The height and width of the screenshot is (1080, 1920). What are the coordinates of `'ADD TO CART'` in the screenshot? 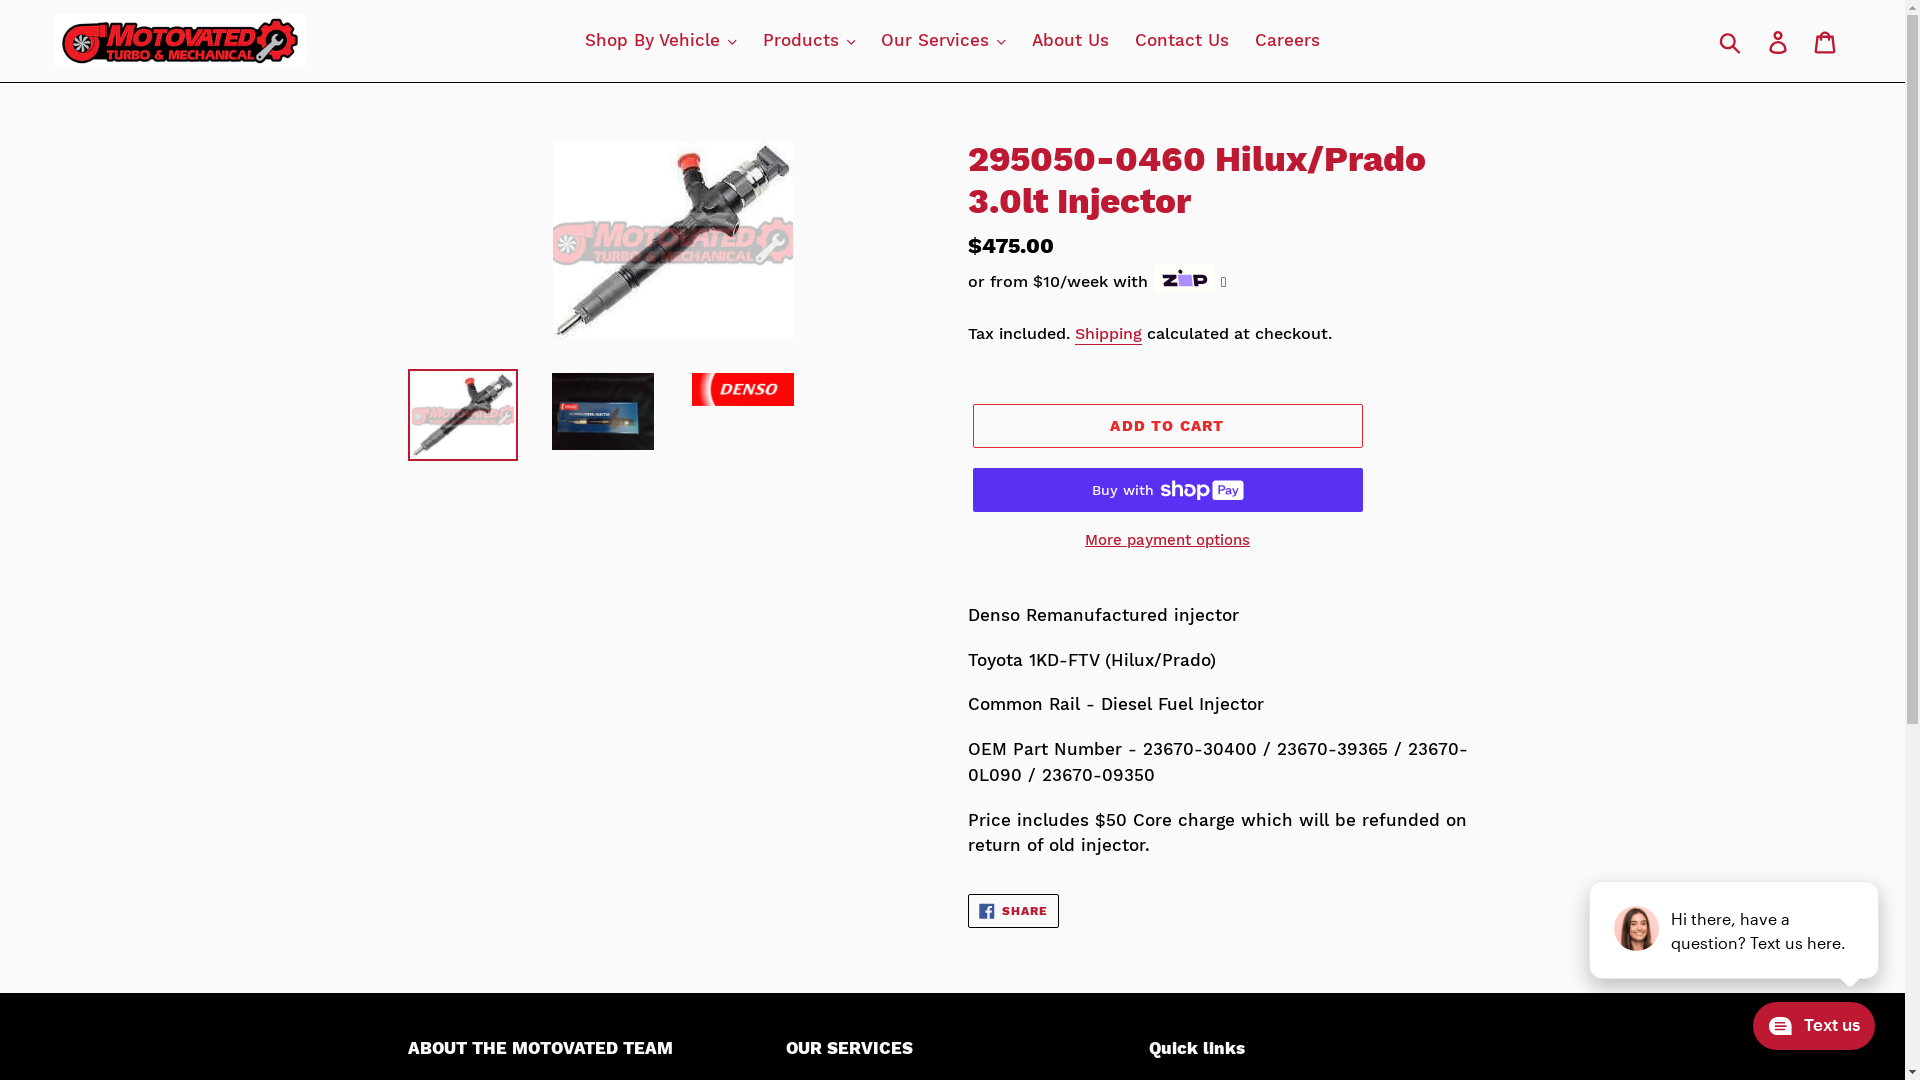 It's located at (1166, 424).